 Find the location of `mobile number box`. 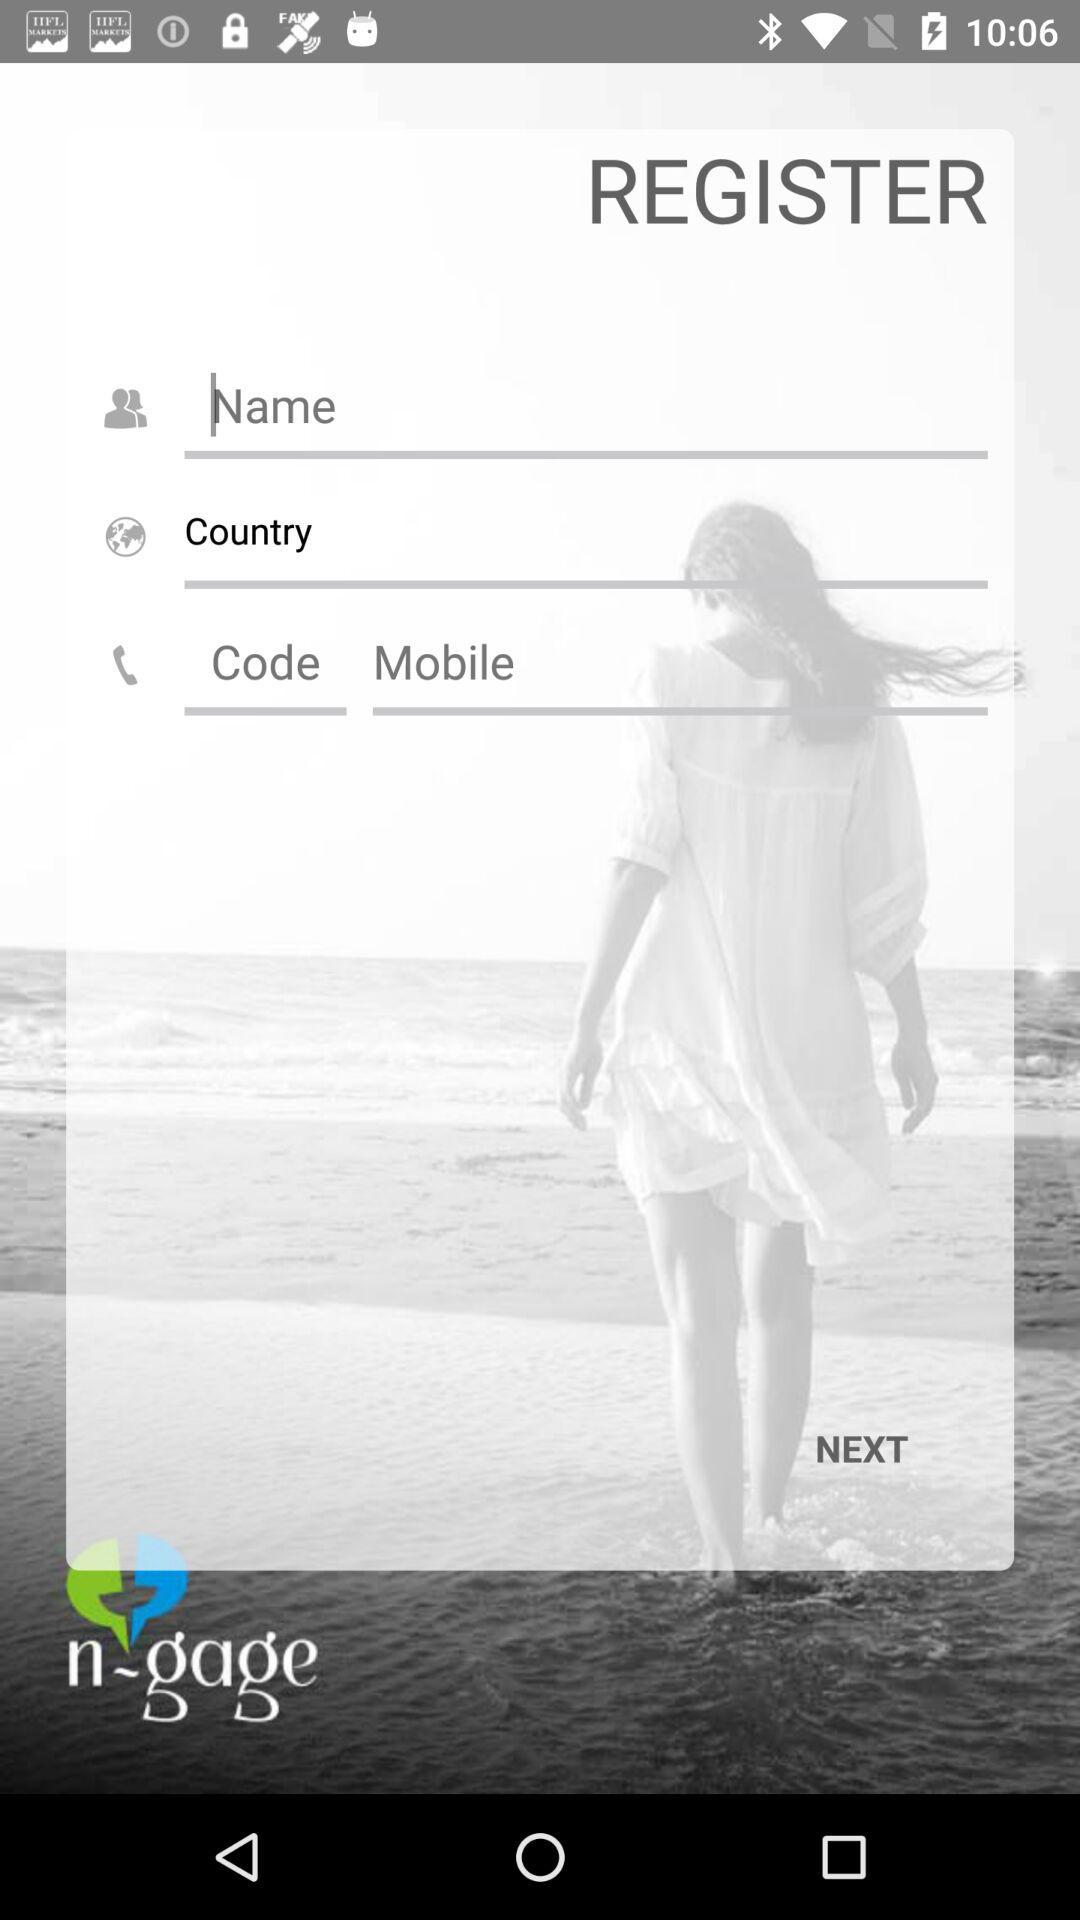

mobile number box is located at coordinates (679, 661).